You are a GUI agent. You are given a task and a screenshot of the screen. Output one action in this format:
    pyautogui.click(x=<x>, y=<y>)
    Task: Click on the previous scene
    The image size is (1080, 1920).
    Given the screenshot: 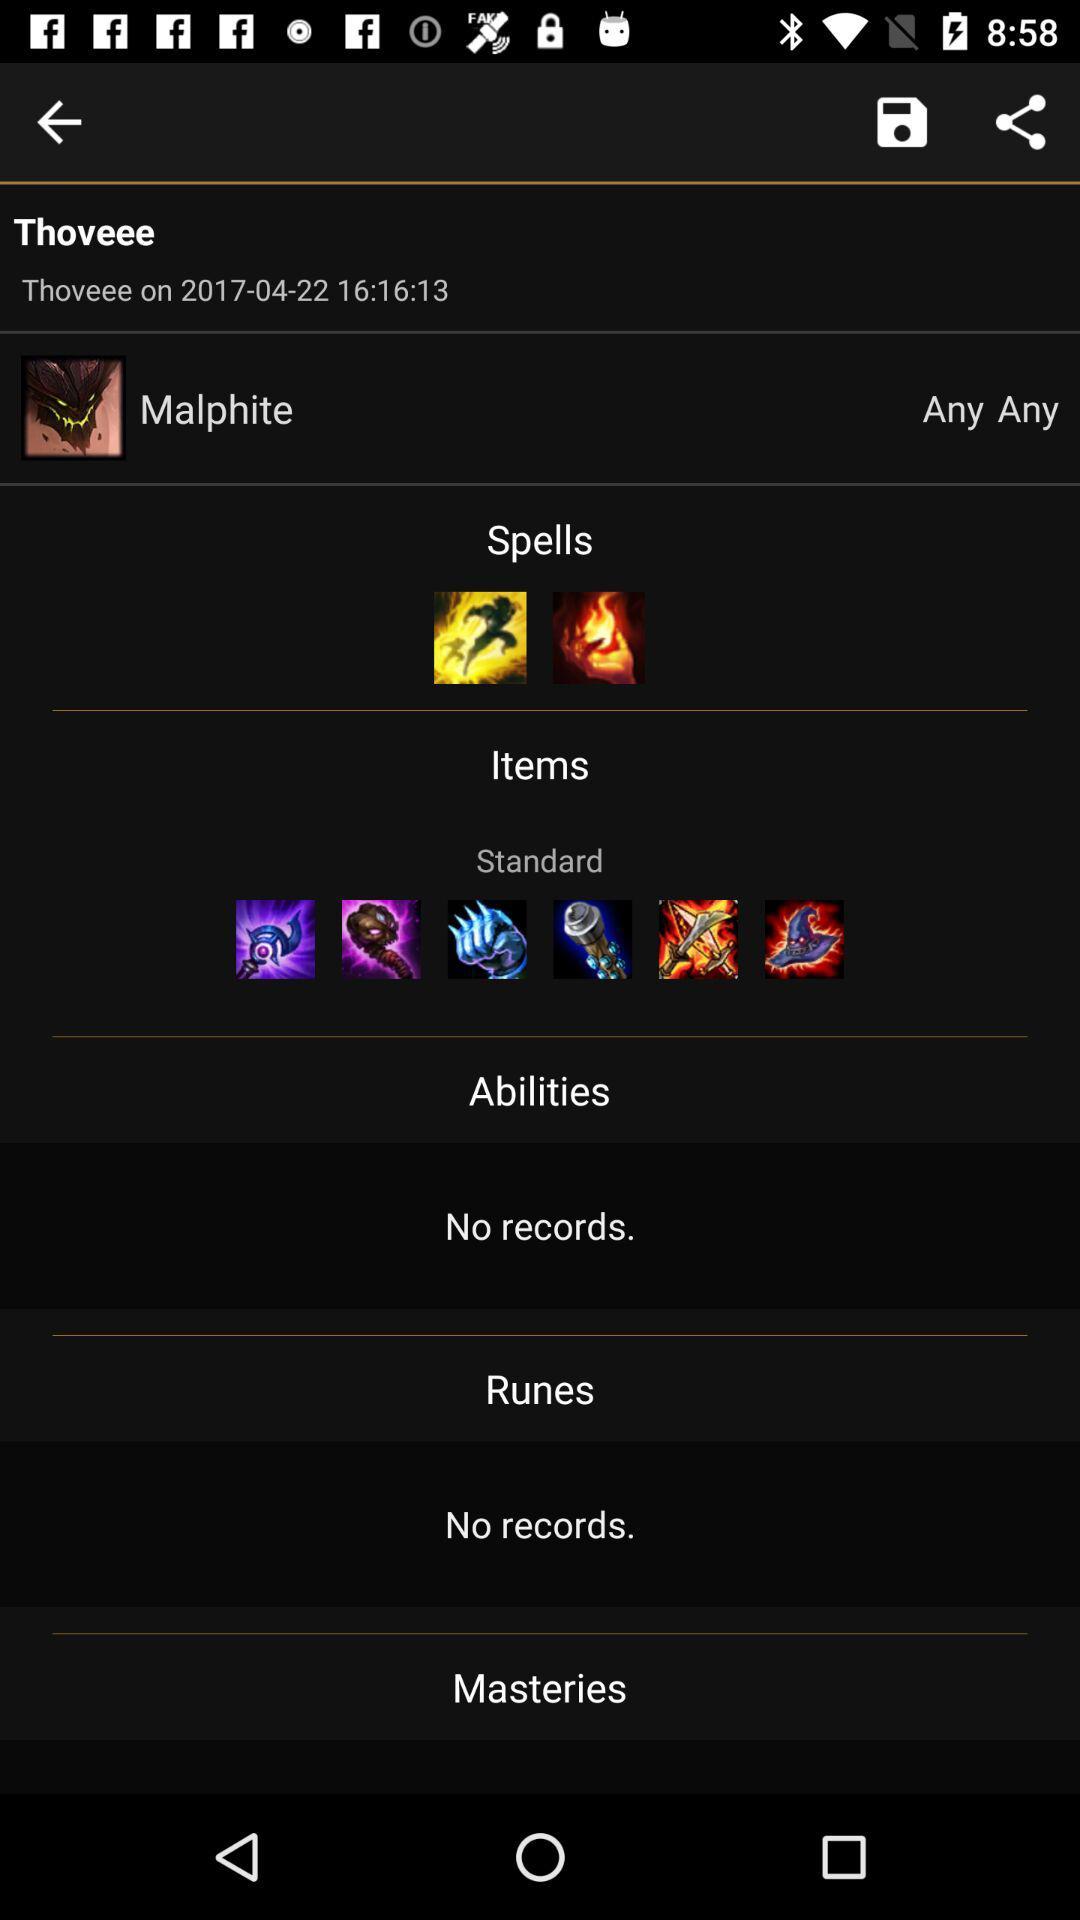 What is the action you would take?
    pyautogui.click(x=58, y=121)
    